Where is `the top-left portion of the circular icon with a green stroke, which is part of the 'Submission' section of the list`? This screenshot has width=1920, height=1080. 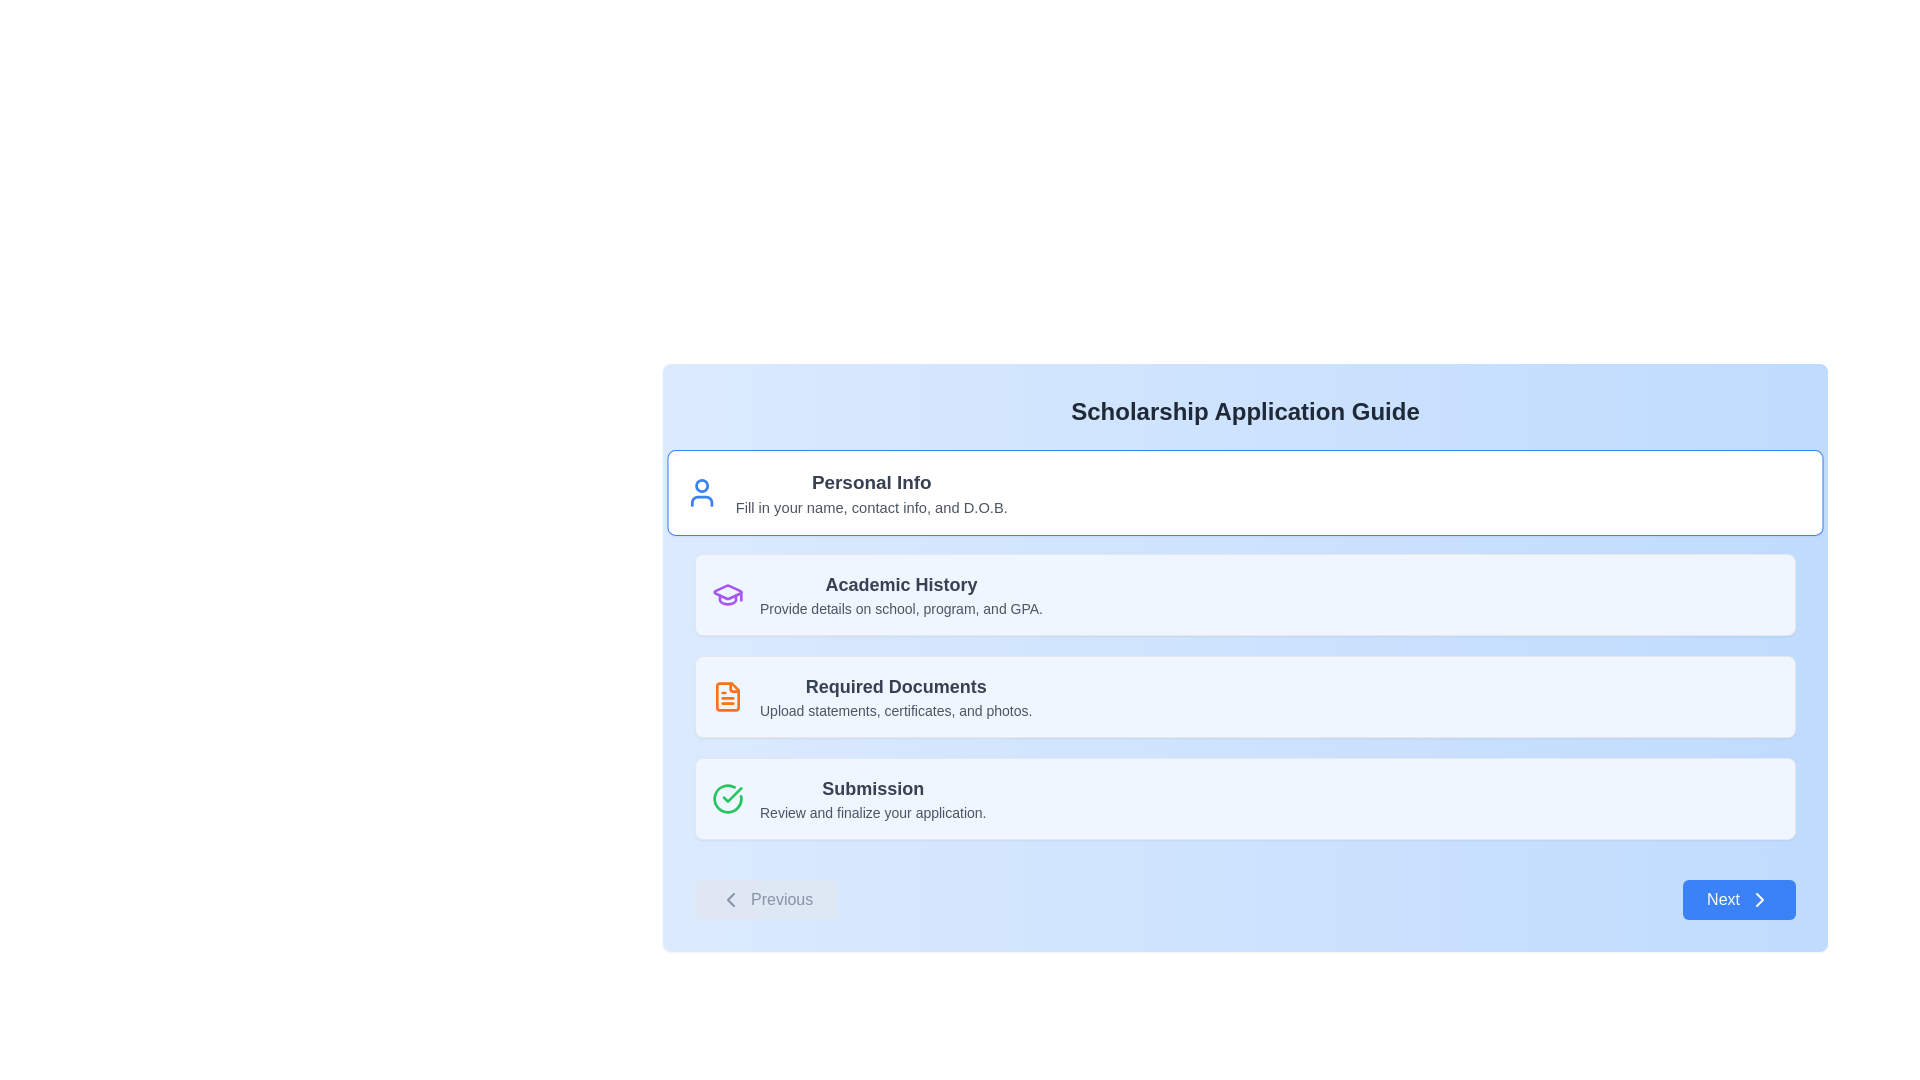
the top-left portion of the circular icon with a green stroke, which is part of the 'Submission' section of the list is located at coordinates (727, 797).